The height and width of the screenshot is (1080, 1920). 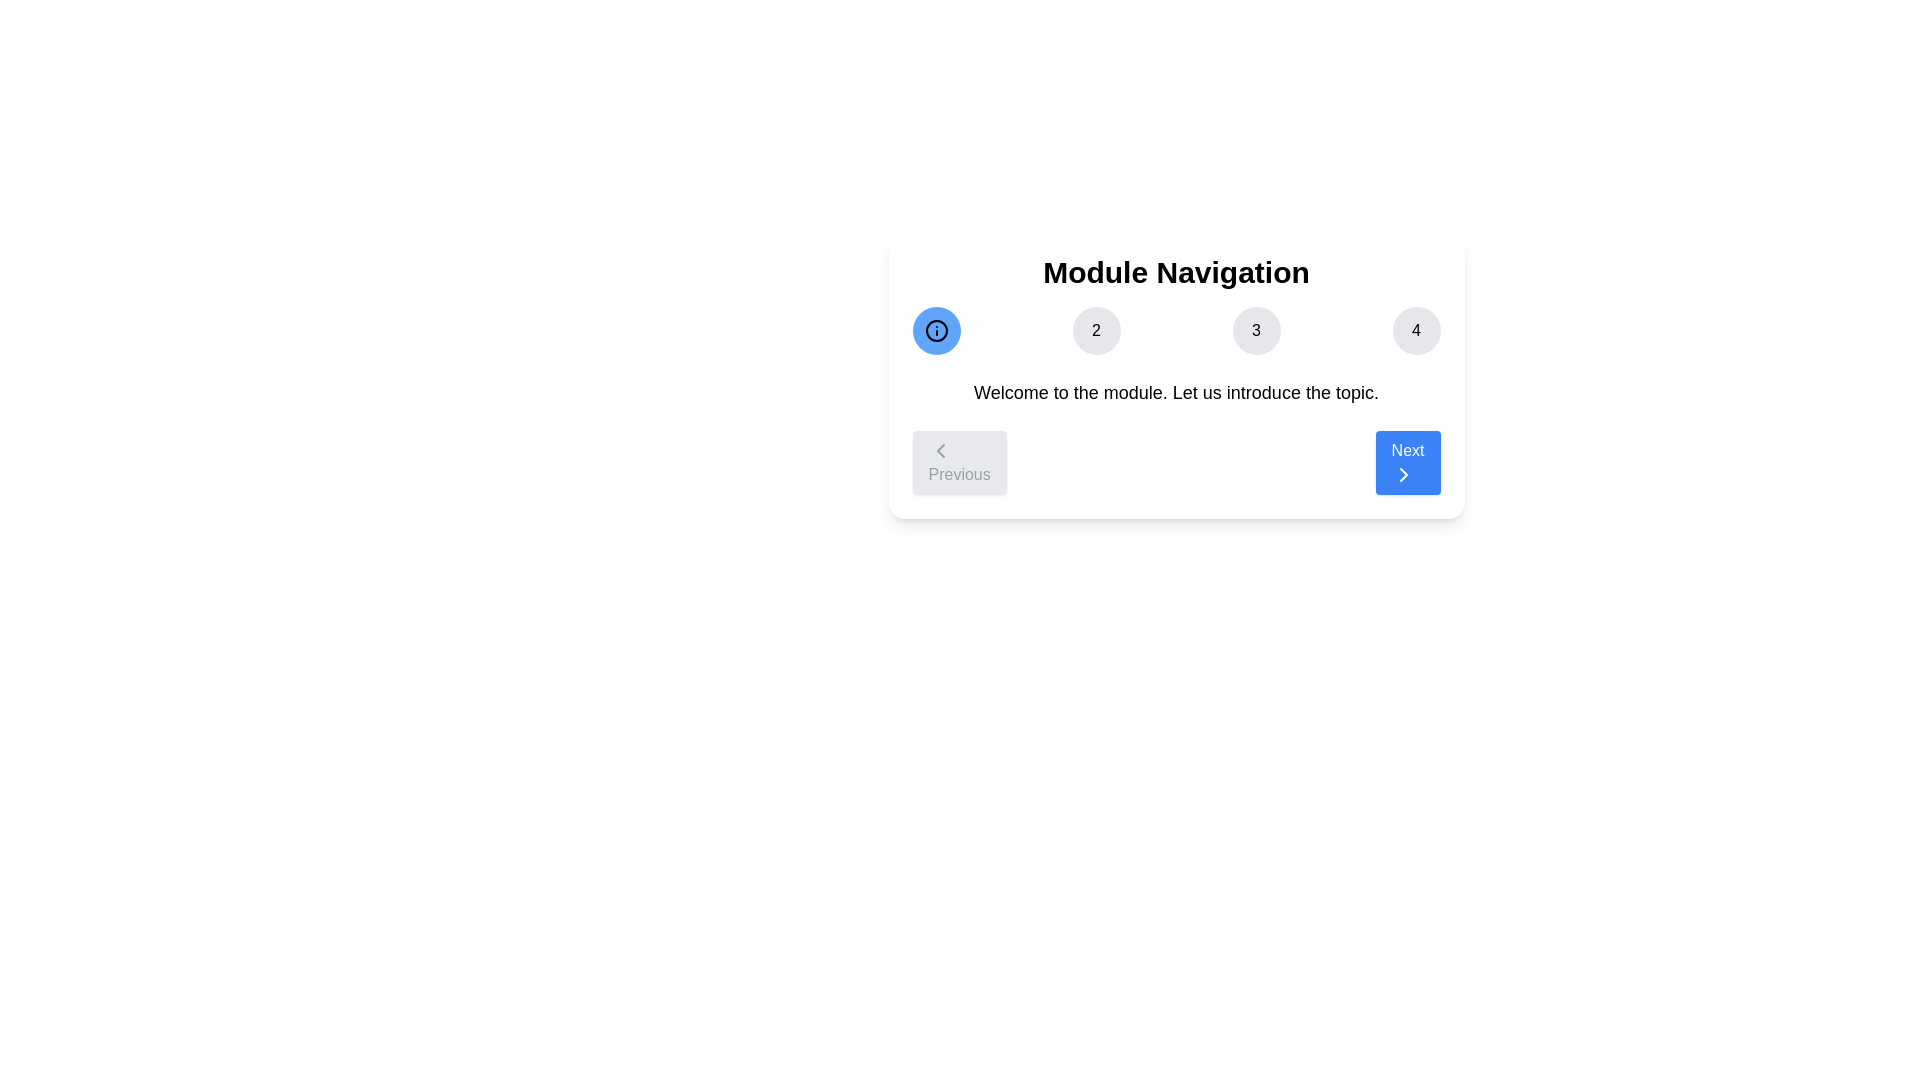 What do you see at coordinates (1406, 462) in the screenshot?
I see `the 'Next' button to navigate to the next step in the module` at bounding box center [1406, 462].